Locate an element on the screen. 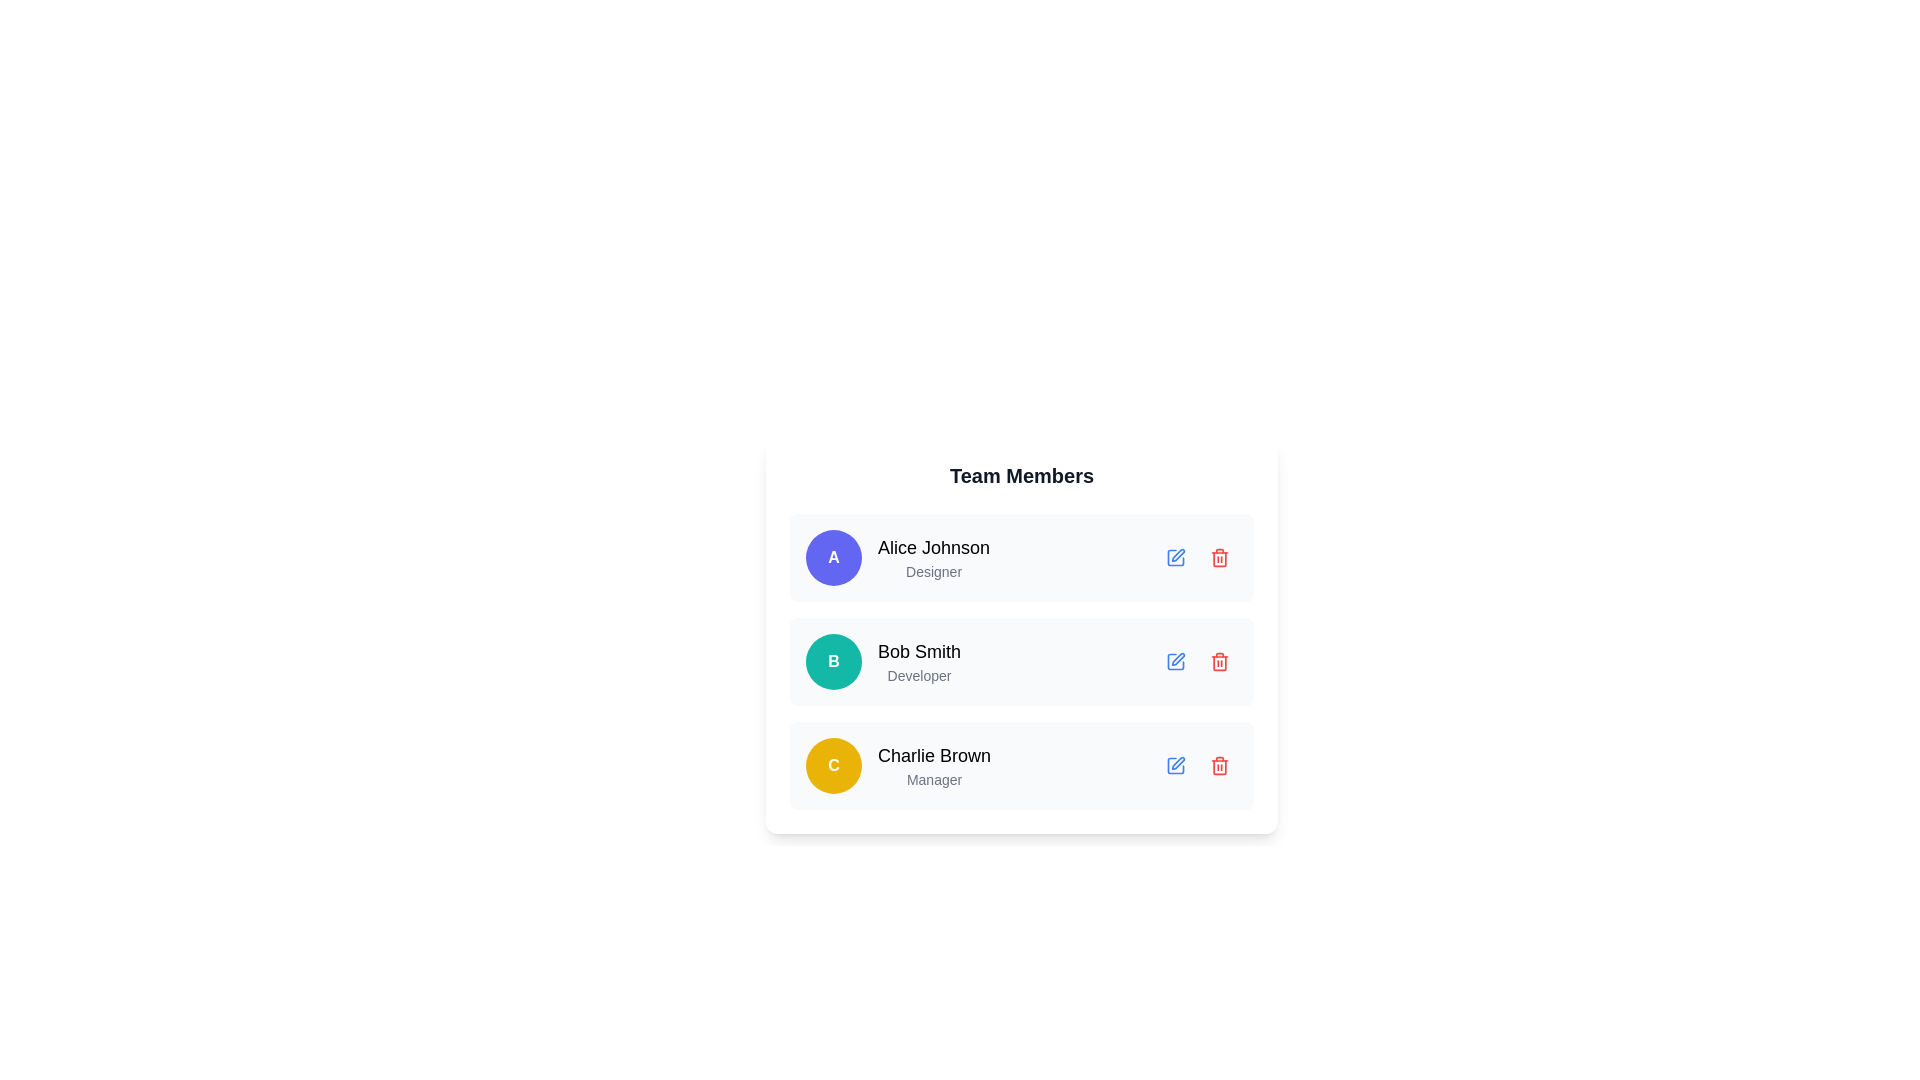 Image resolution: width=1920 pixels, height=1080 pixels. the Text Display showing the name and designation of the team member located to the right of the circular avatar with the letter 'B', positioned in the second row of the team member list is located at coordinates (918, 662).